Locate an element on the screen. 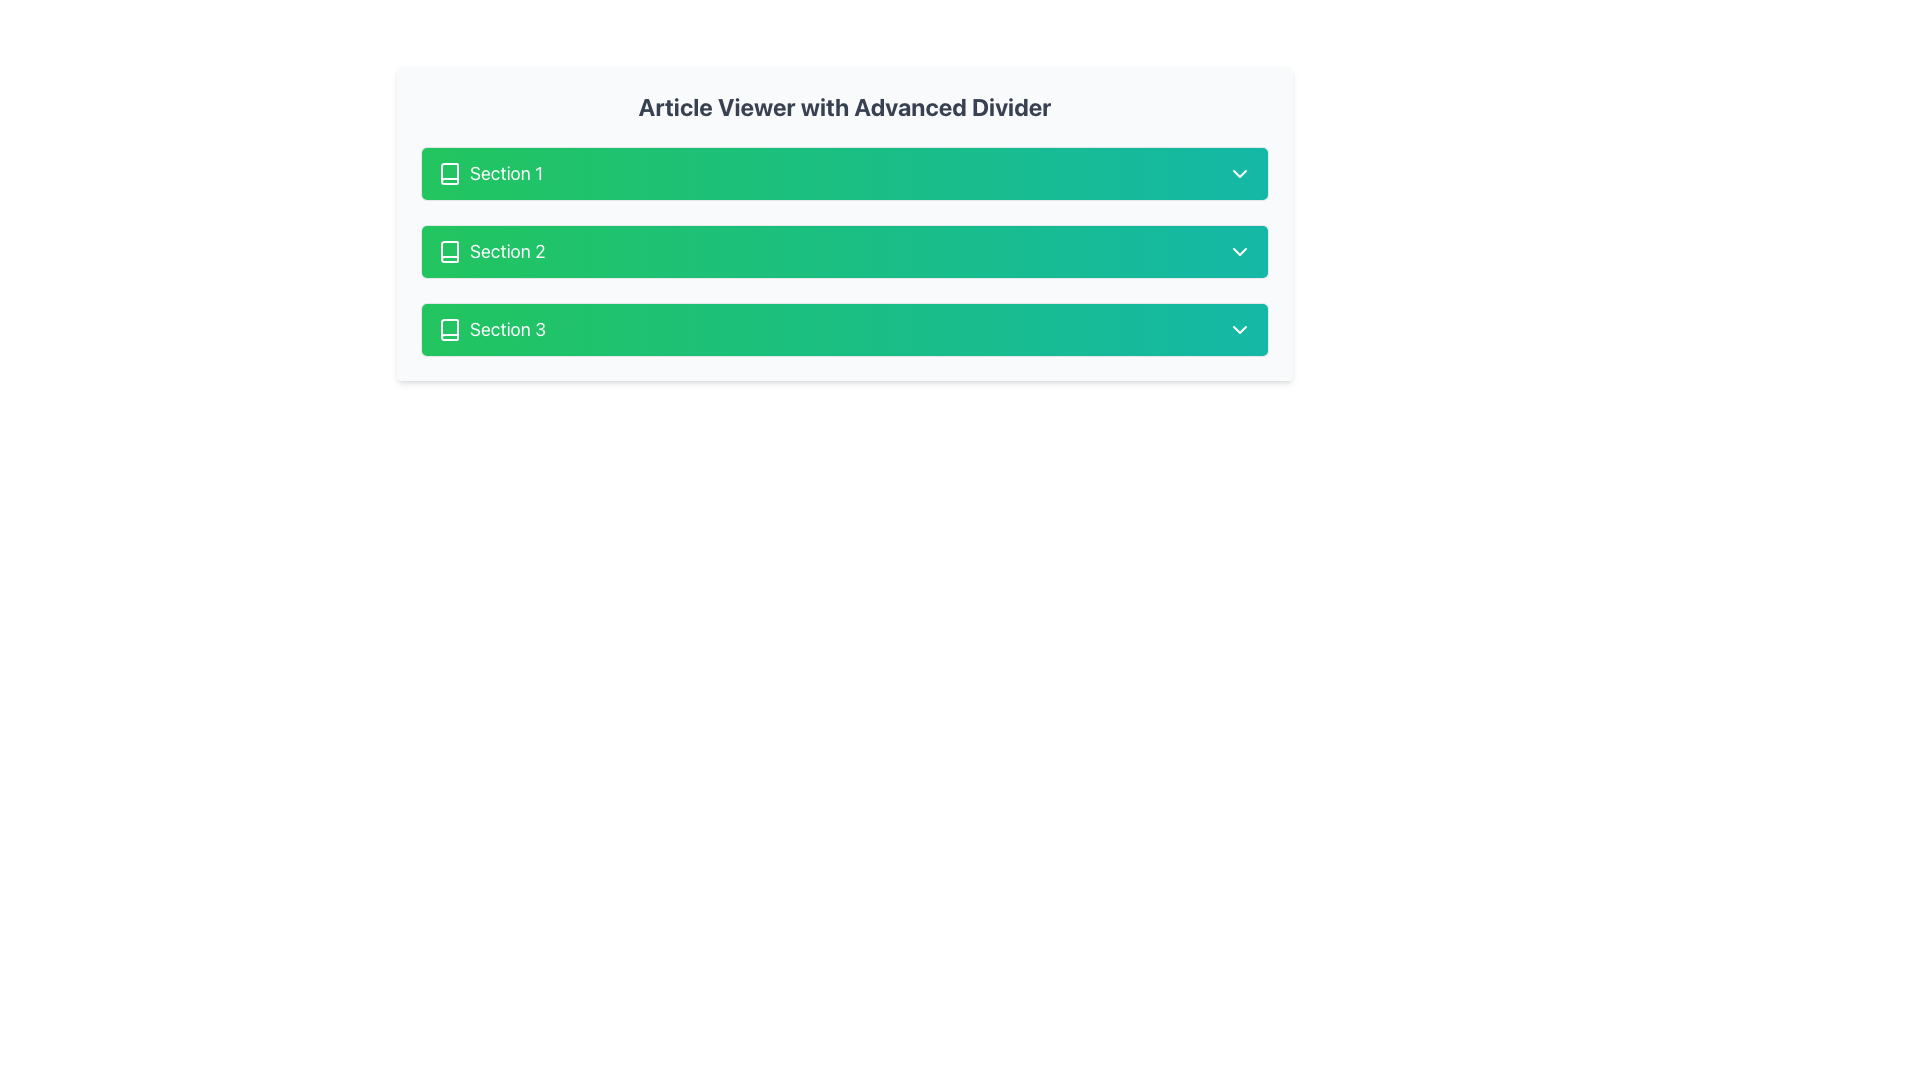 The image size is (1920, 1080). the 'Section 2' label with a book icon to interact with the section is located at coordinates (491, 250).